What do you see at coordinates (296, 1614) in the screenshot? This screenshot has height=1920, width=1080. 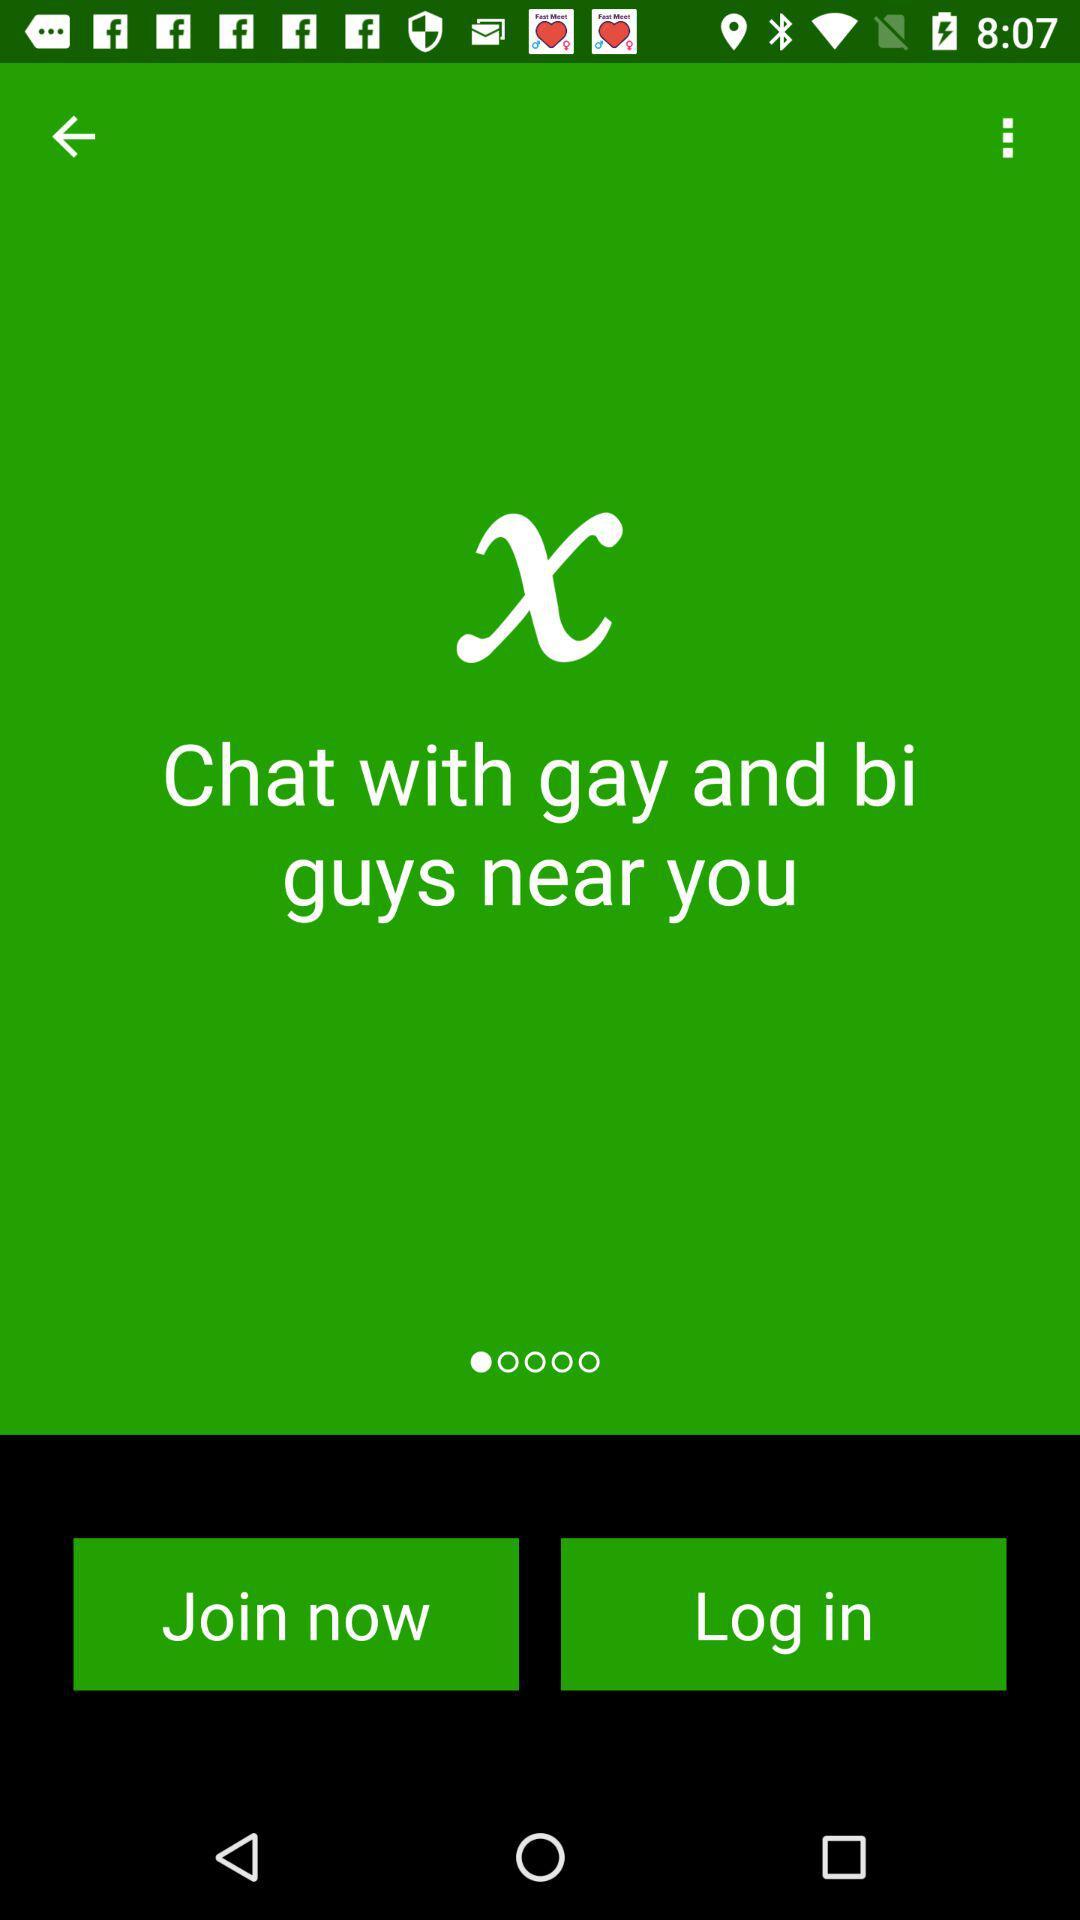 I see `the app at the bottom left corner` at bounding box center [296, 1614].